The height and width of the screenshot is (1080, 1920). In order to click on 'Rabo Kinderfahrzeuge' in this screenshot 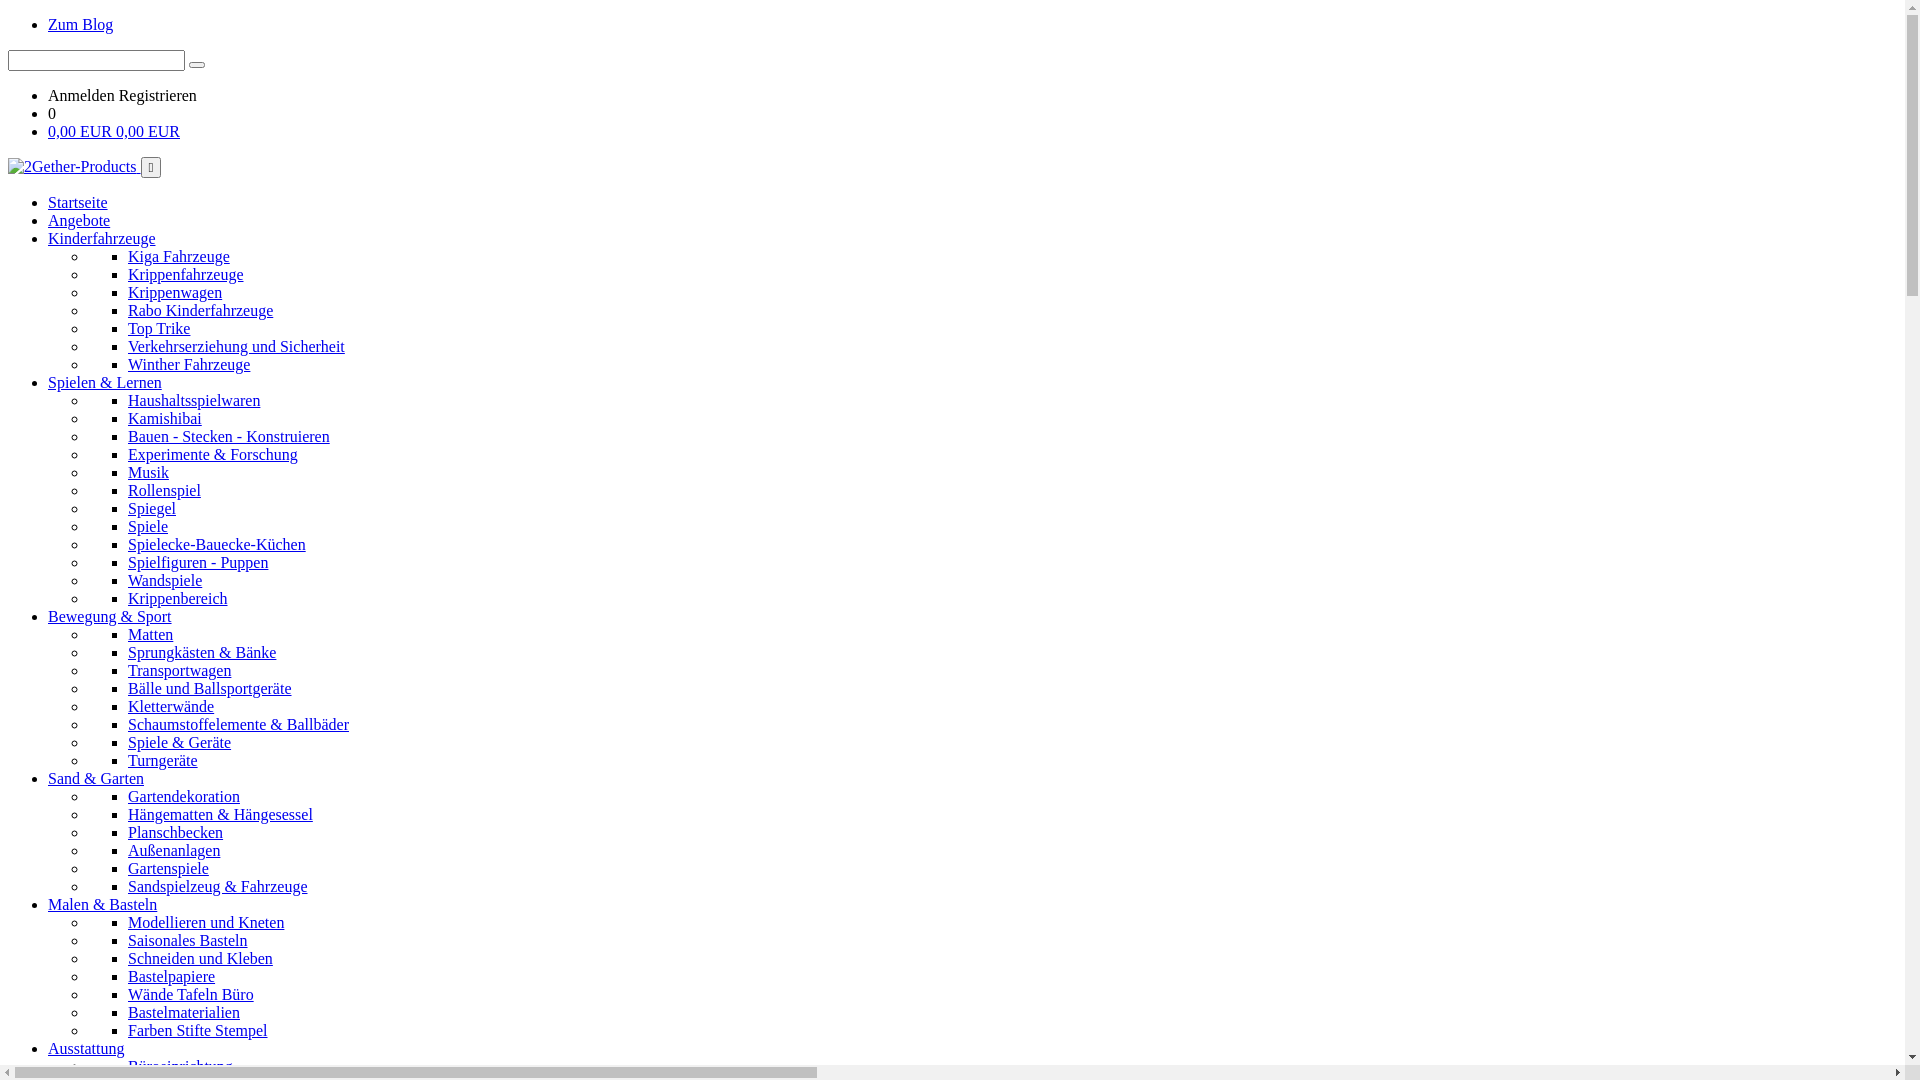, I will do `click(200, 310)`.